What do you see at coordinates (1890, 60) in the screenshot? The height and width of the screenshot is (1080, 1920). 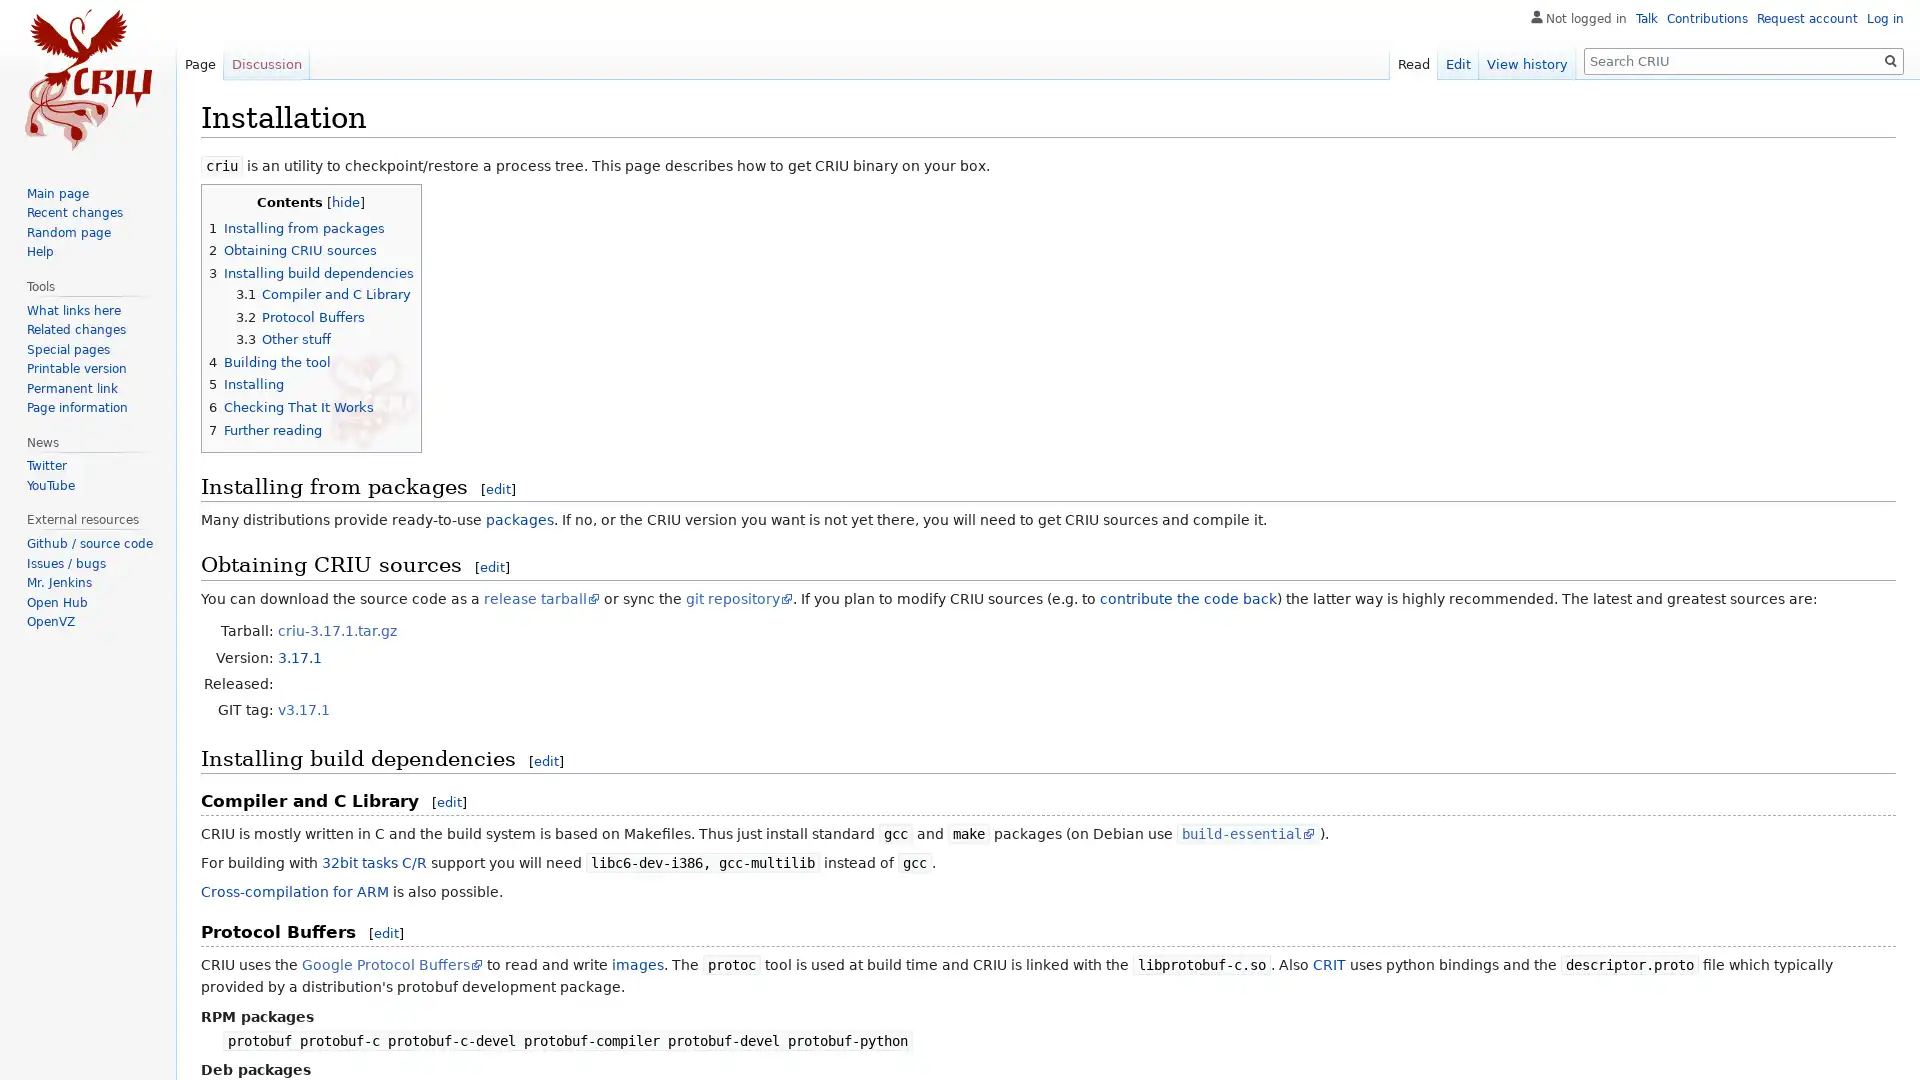 I see `Go` at bounding box center [1890, 60].